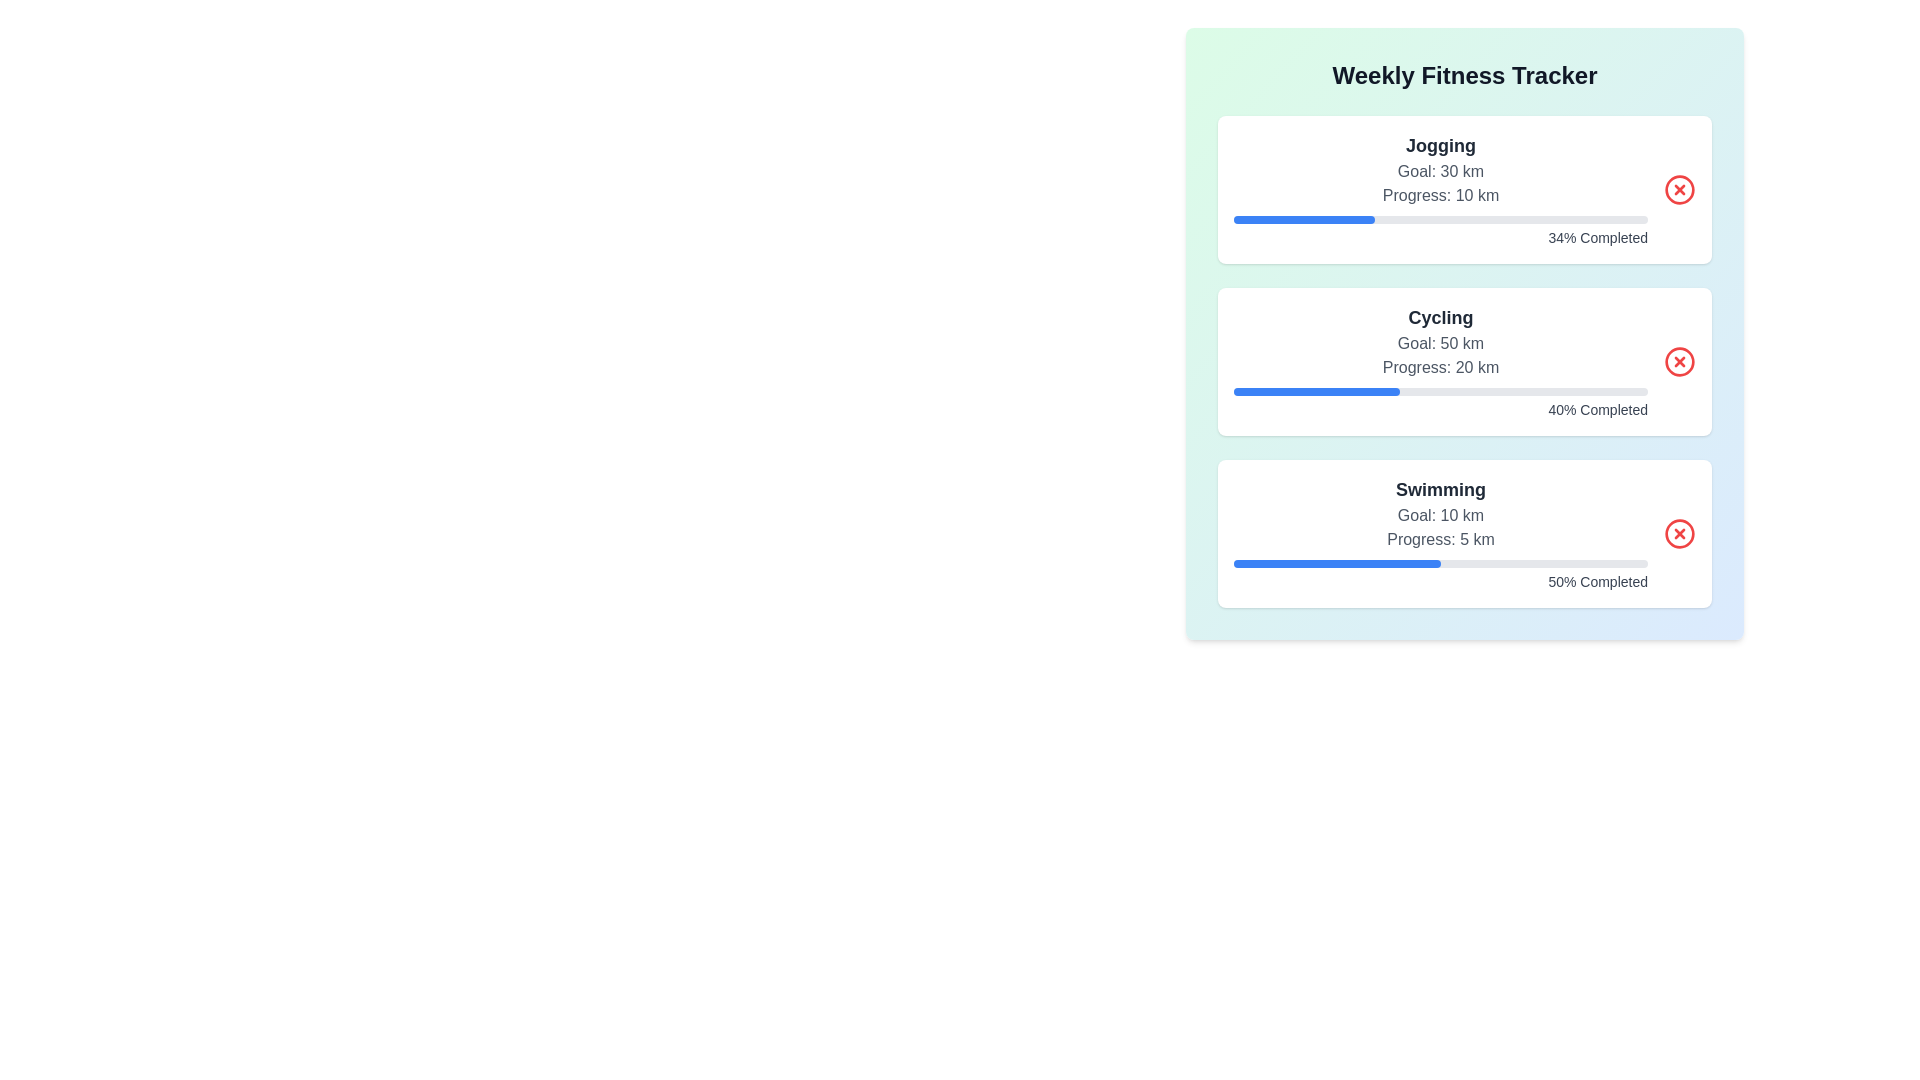 The image size is (1920, 1080). Describe the element at coordinates (1440, 316) in the screenshot. I see `the 'Cycling' text label, which is displayed in bold, large dark gray font against a white background, located at the top of the second card in the fitness tracking activities list` at that location.